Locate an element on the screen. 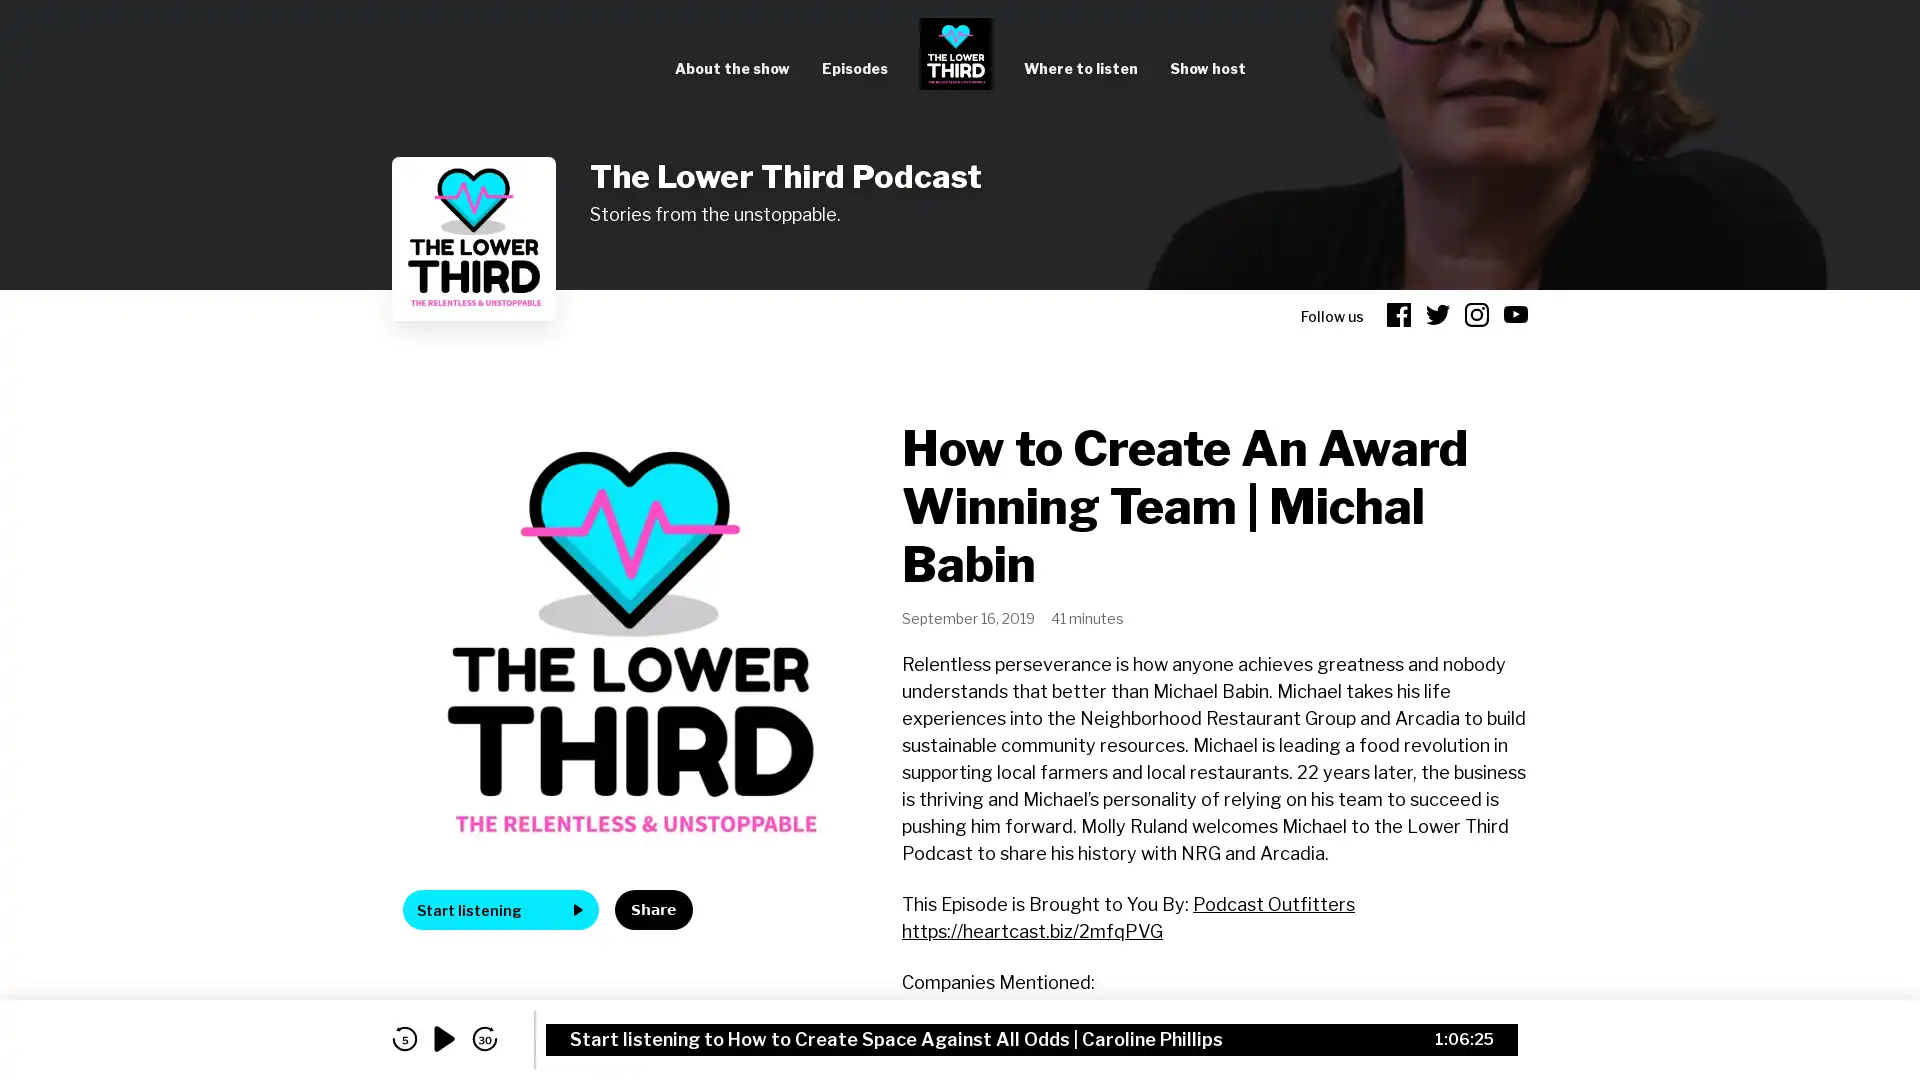 The width and height of the screenshot is (1920, 1080). skip forward 30 seconds is located at coordinates (484, 1038).